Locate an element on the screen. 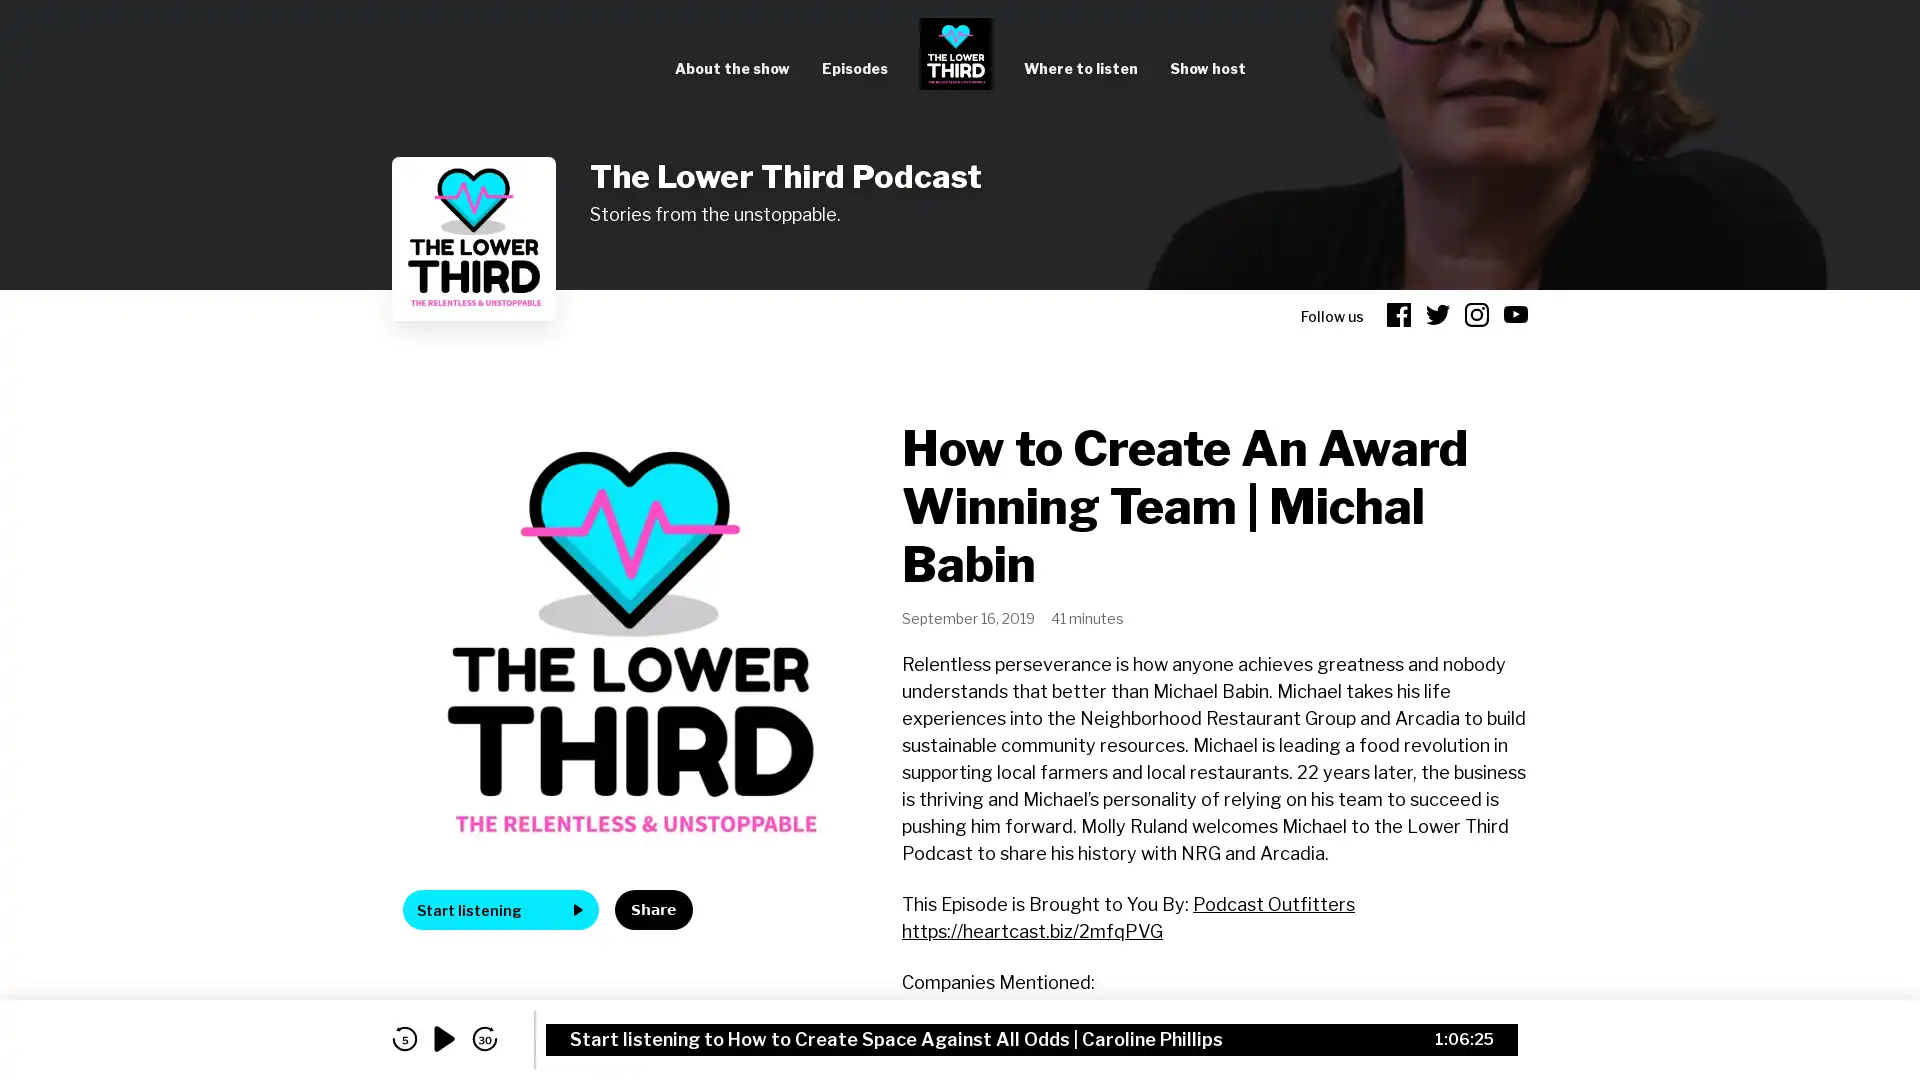 The width and height of the screenshot is (1920, 1080). skip forward 30 seconds is located at coordinates (484, 1038).